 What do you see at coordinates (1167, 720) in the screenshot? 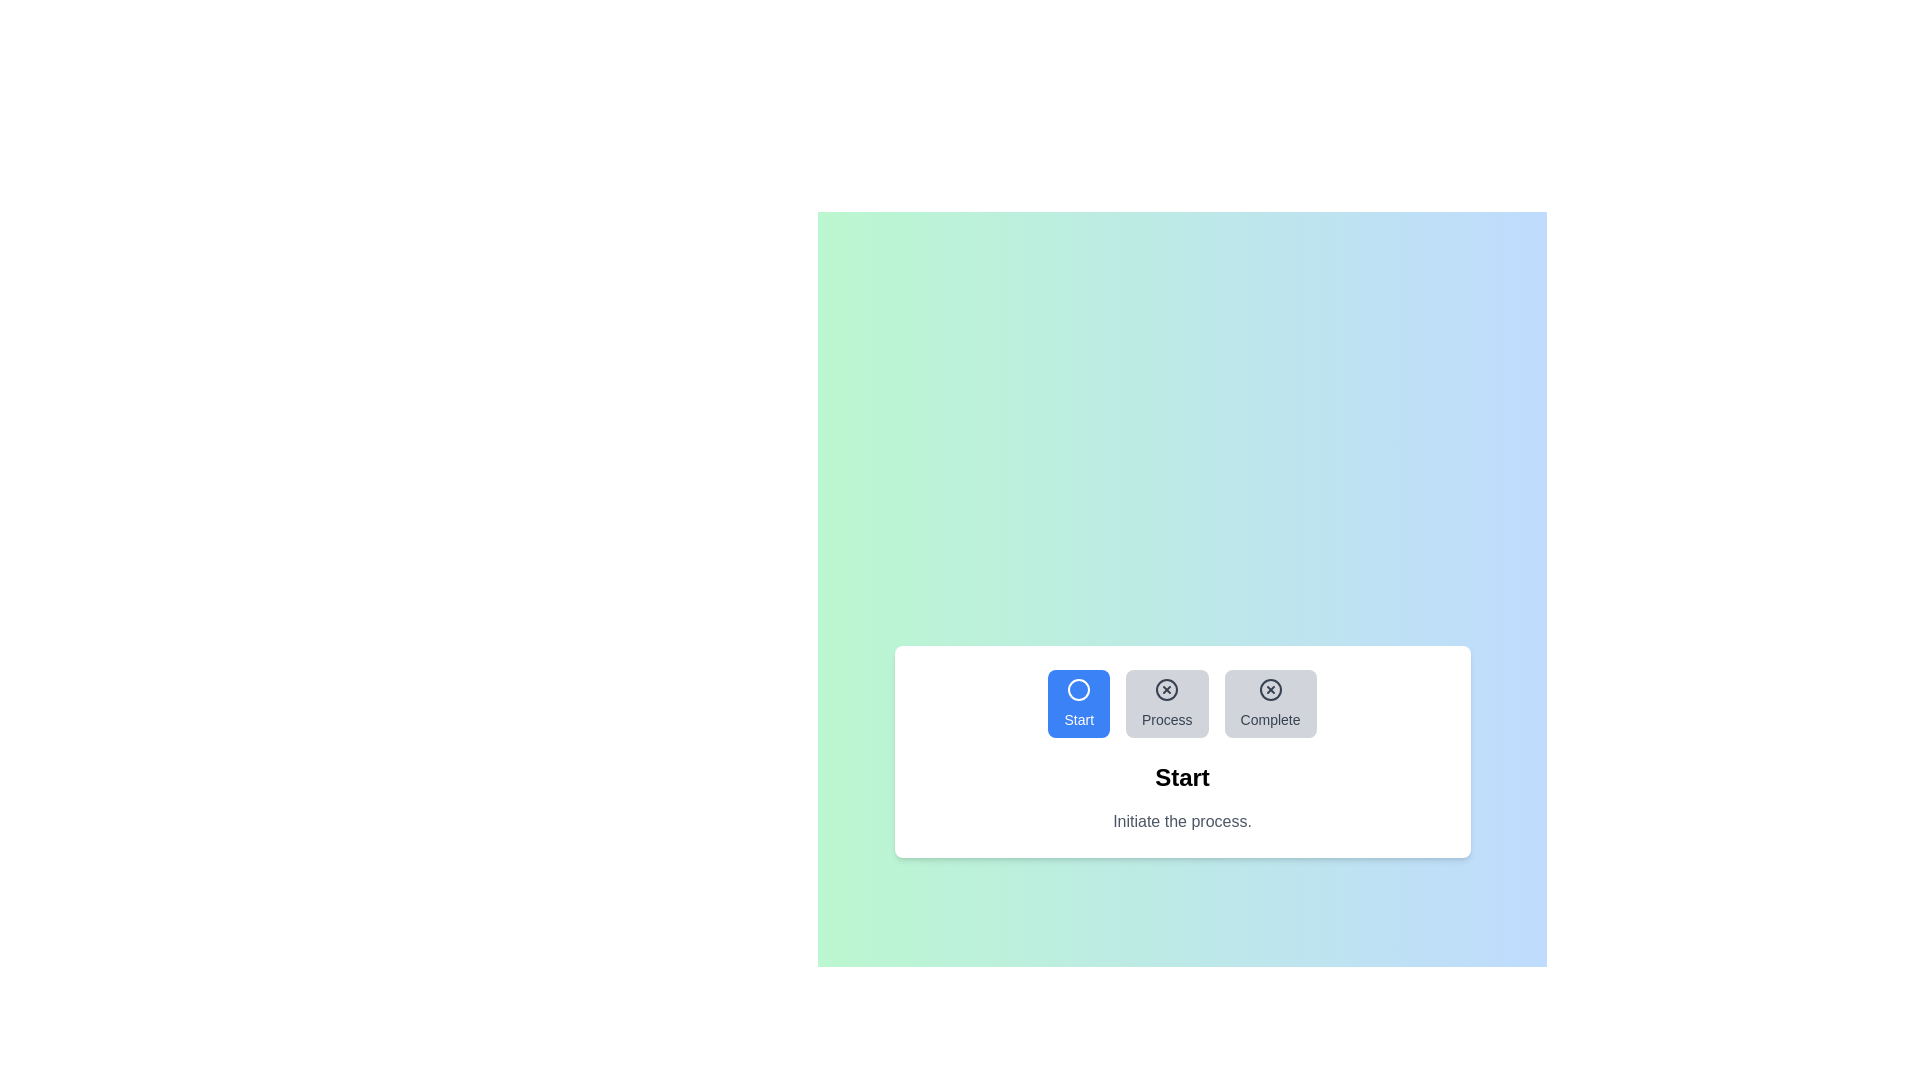
I see `the text label that provides context for the middle button in the row of three horizontally-aligned buttons` at bounding box center [1167, 720].